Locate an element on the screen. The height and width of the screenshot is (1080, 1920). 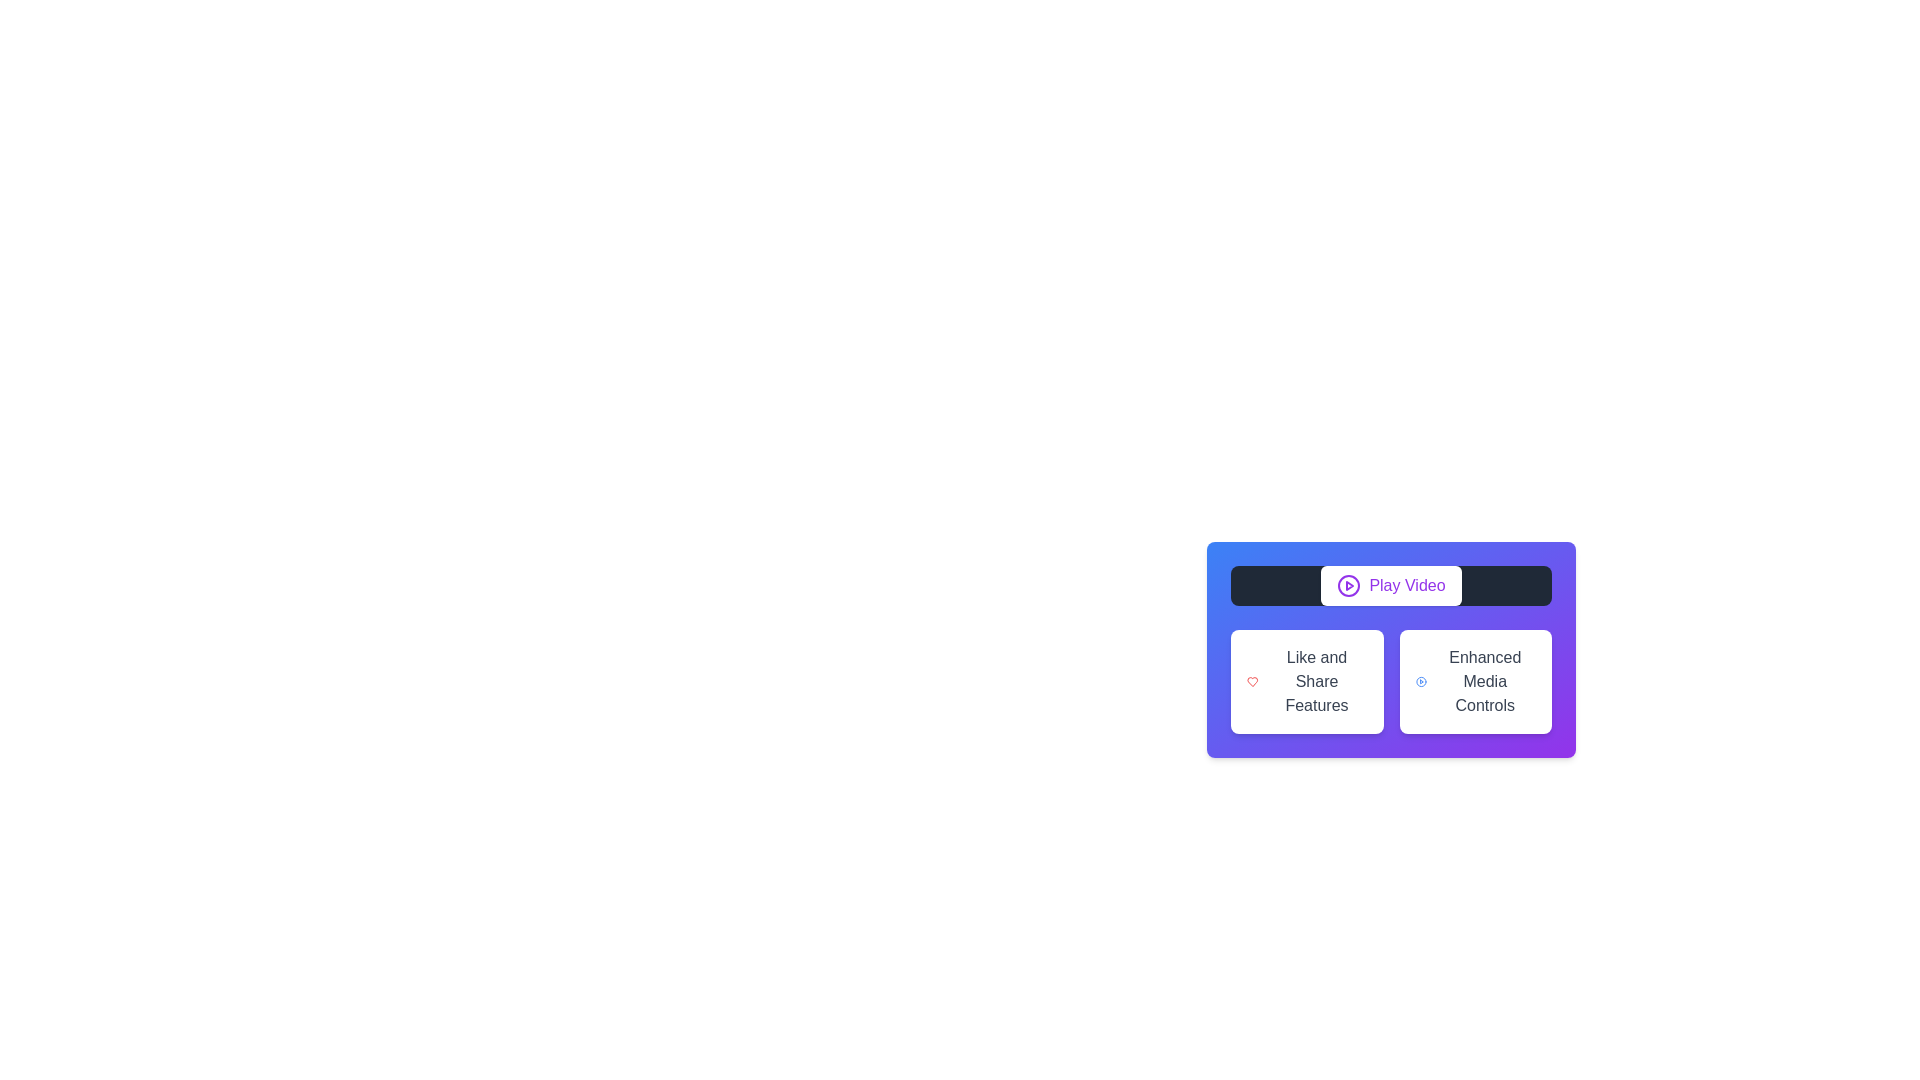
the 'Play Video' button, which has a white background, rounded corners, purple text and icon, and a shadow effect, to observe its hover effects such as background change is located at coordinates (1390, 585).